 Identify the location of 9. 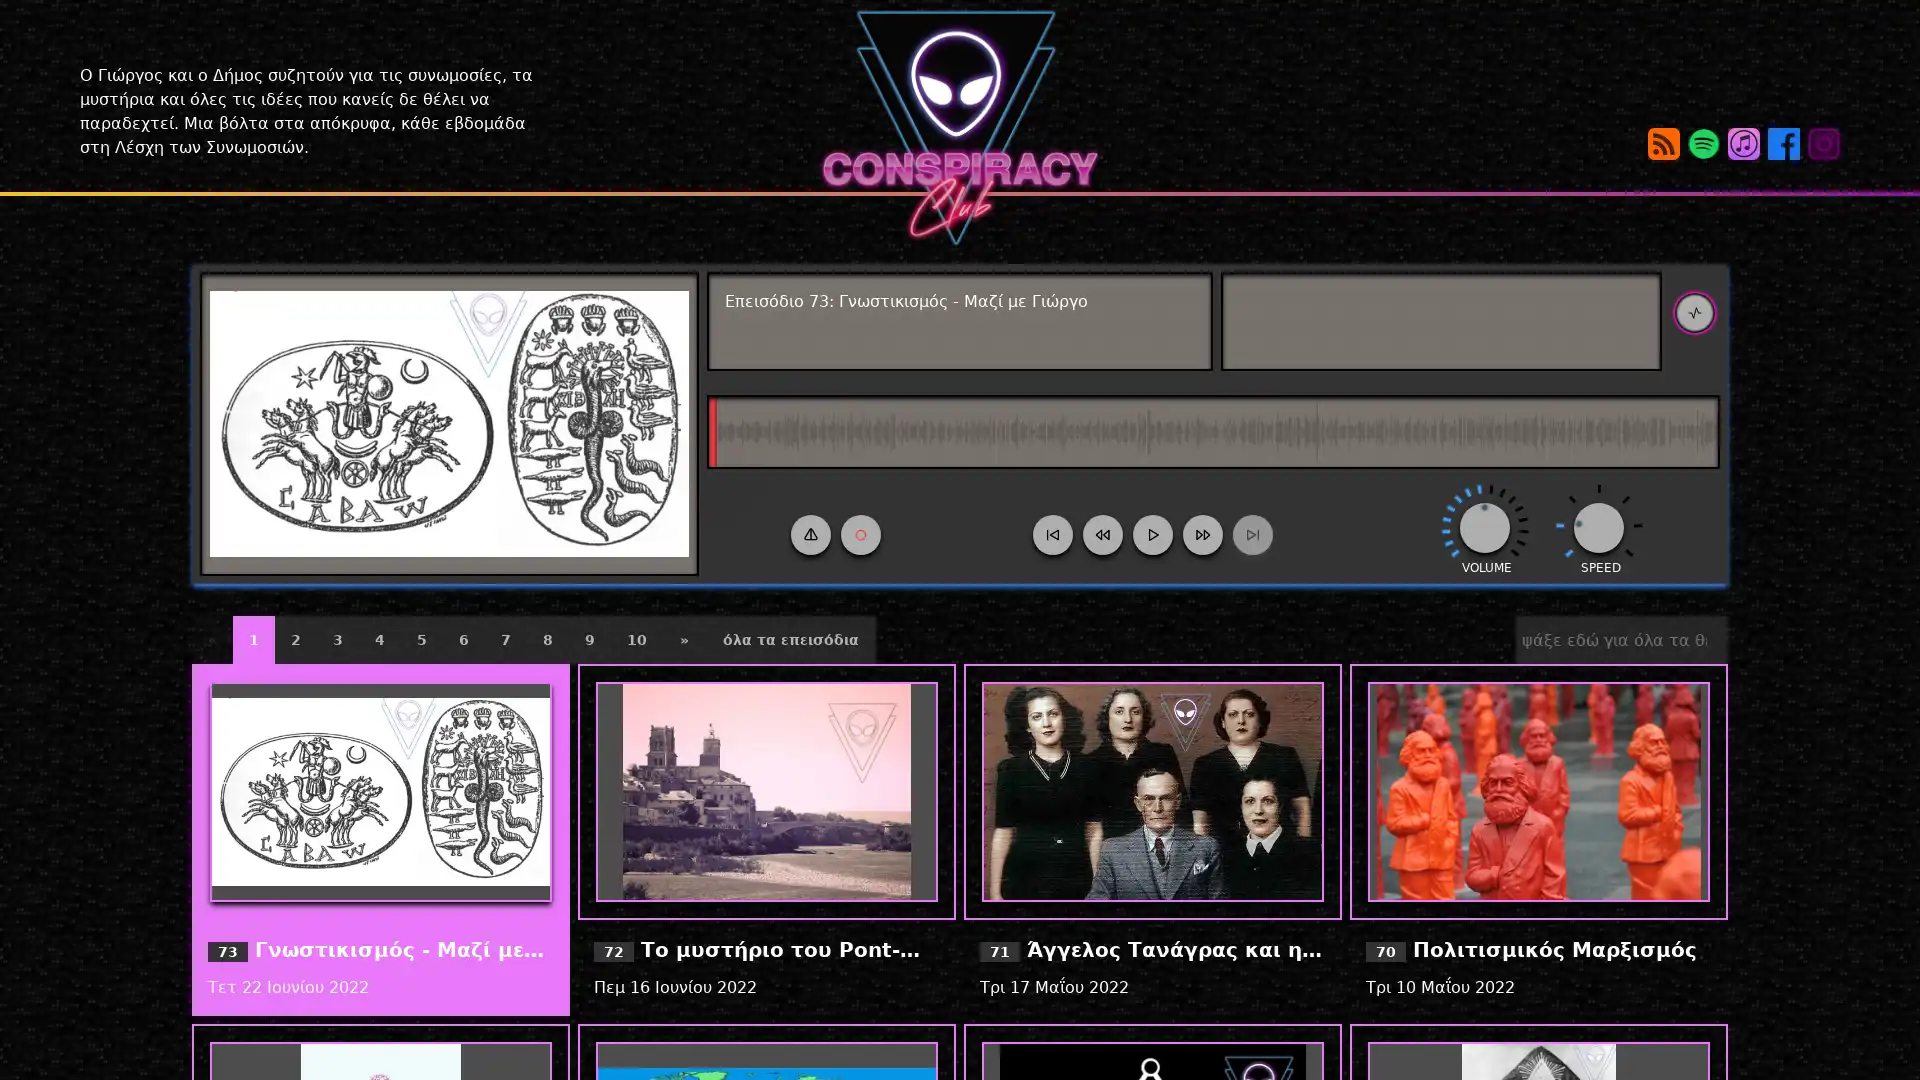
(589, 640).